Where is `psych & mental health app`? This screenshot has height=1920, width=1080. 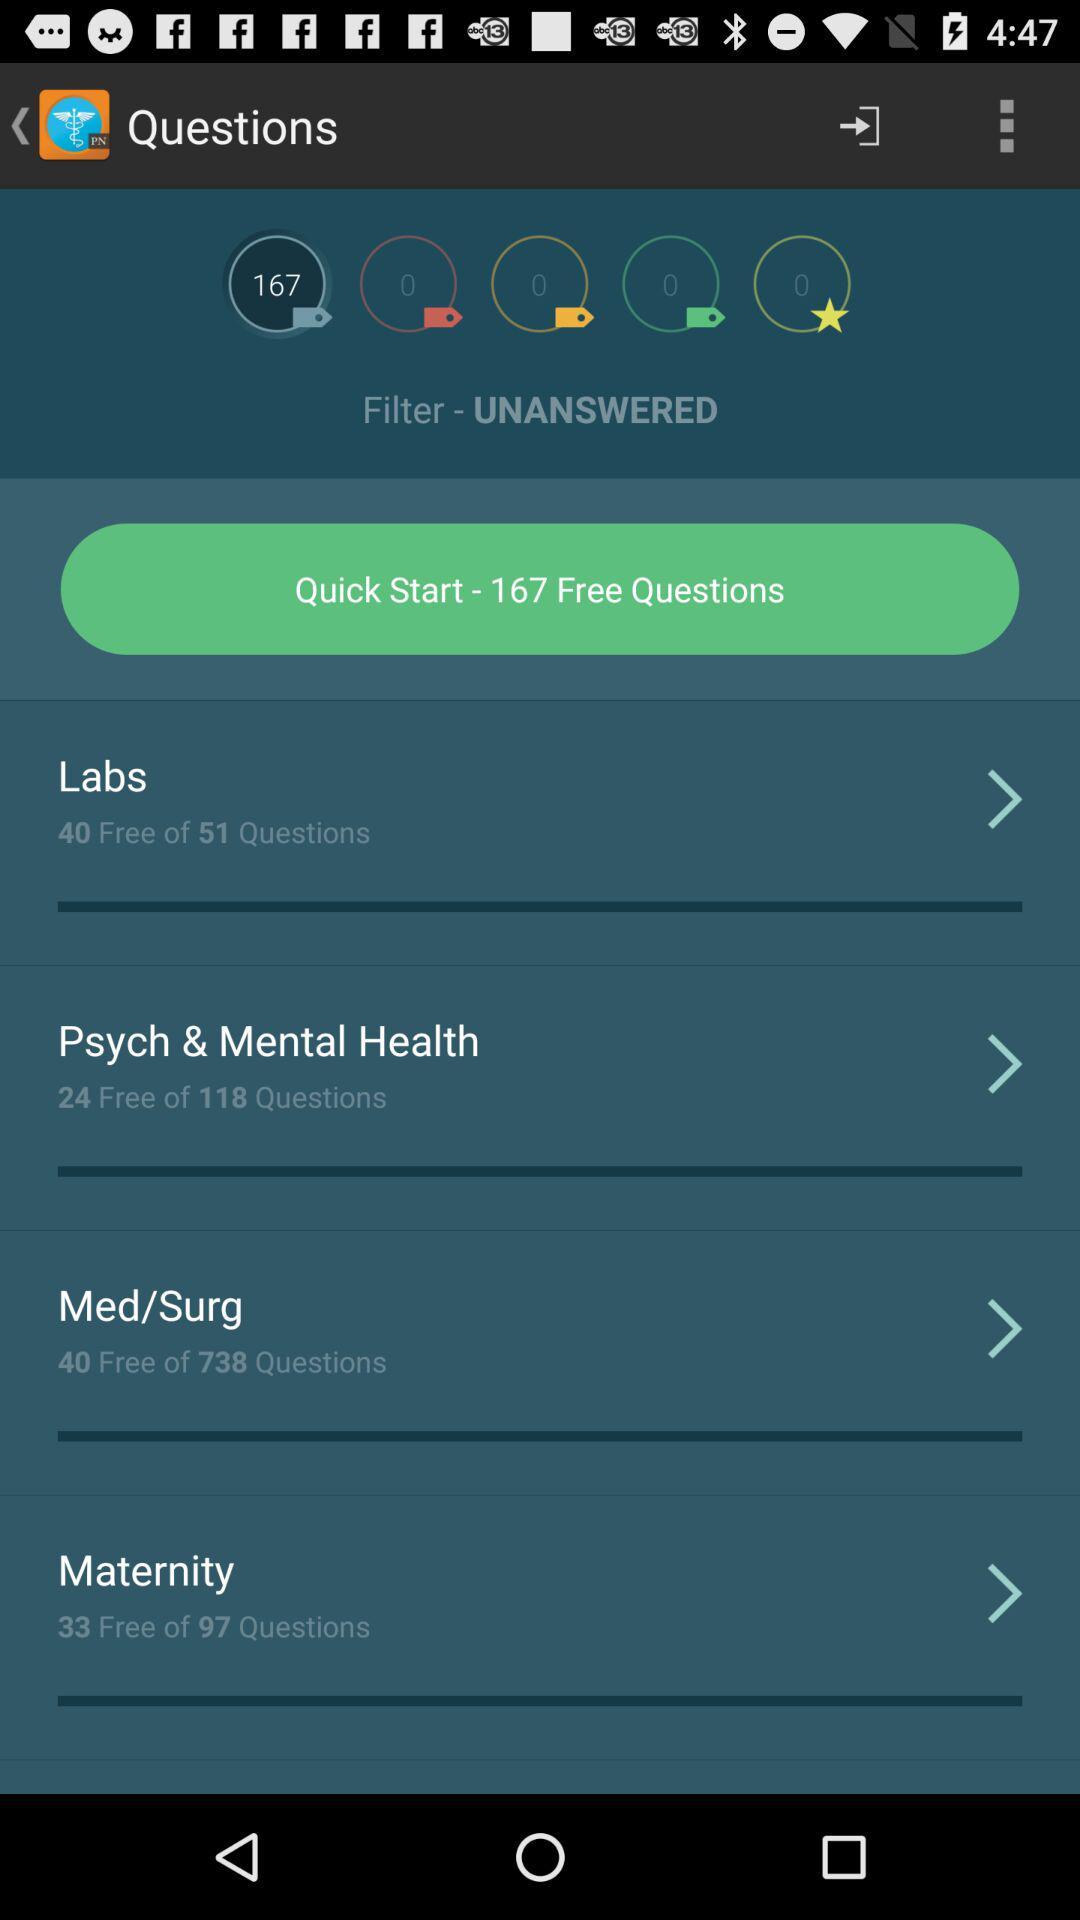 psych & mental health app is located at coordinates (267, 1039).